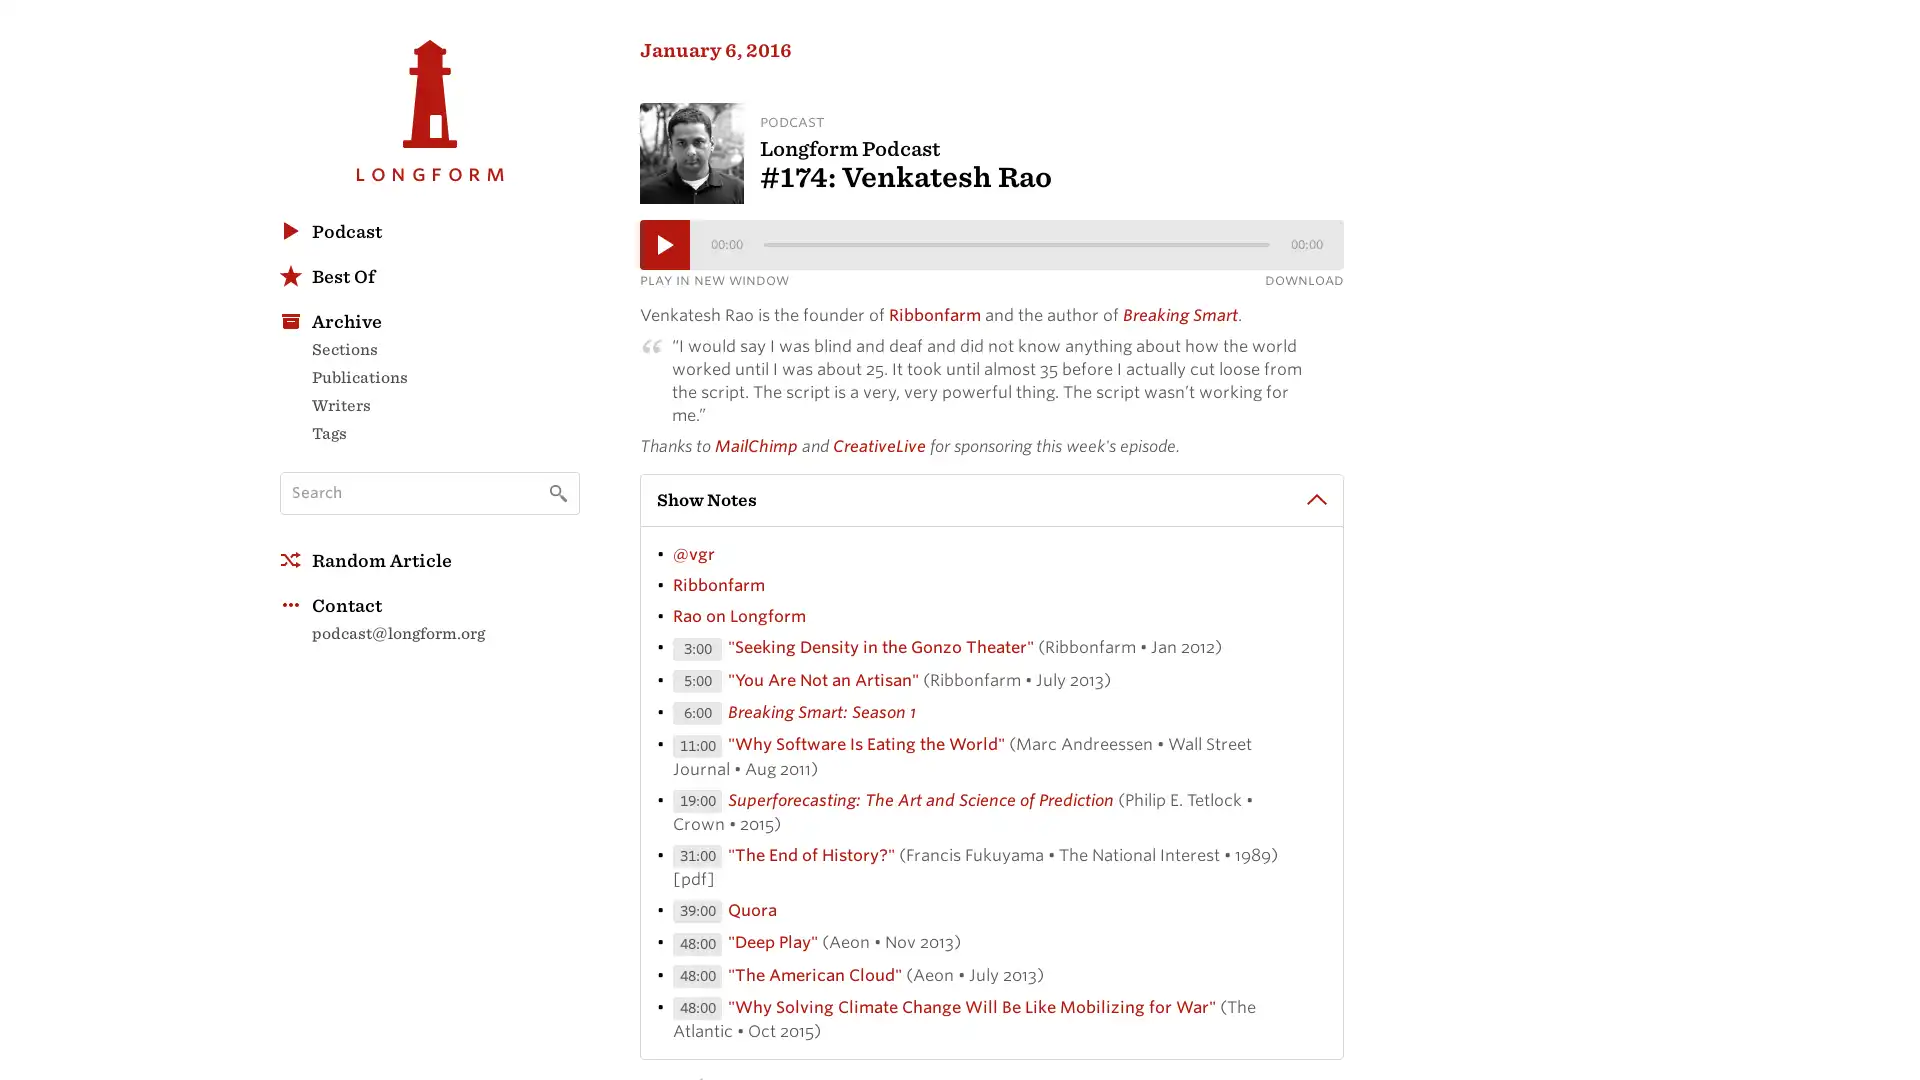 Image resolution: width=1920 pixels, height=1080 pixels. What do you see at coordinates (697, 652) in the screenshot?
I see `3:00` at bounding box center [697, 652].